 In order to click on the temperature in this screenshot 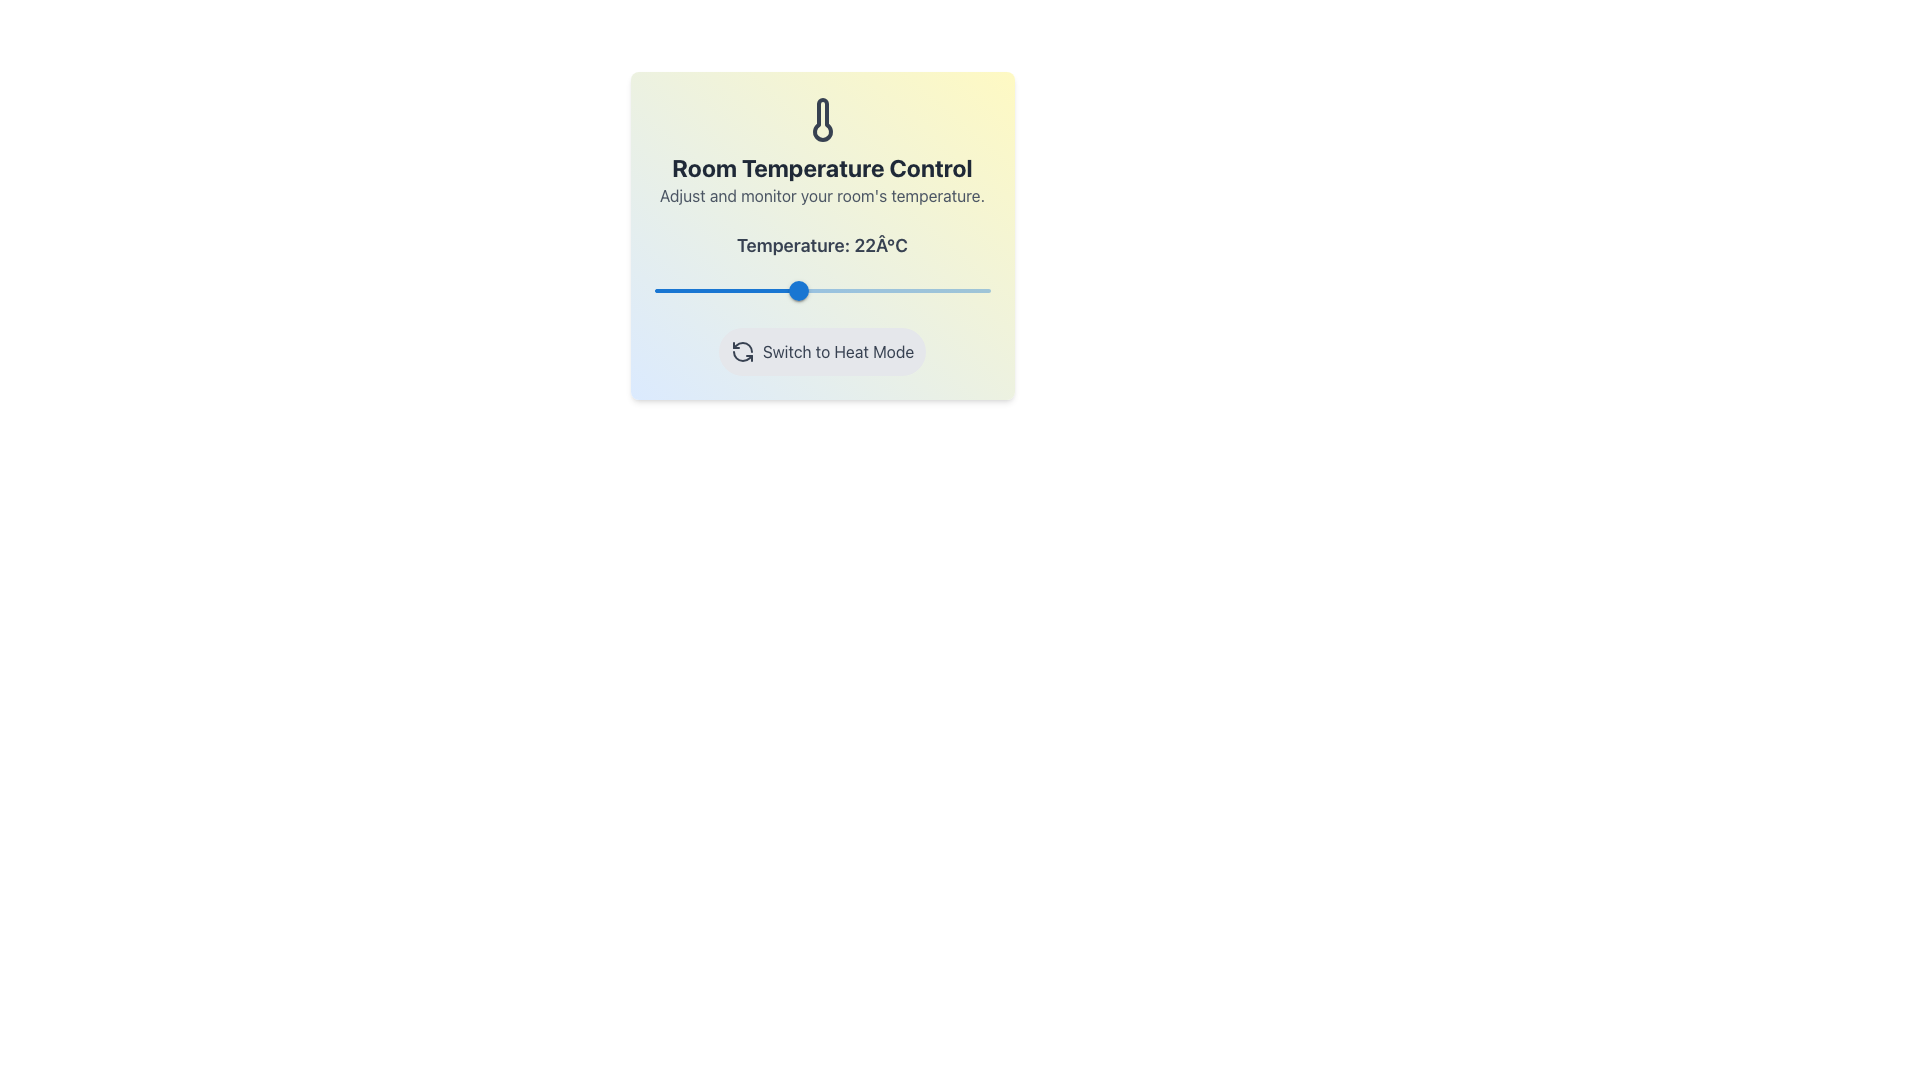, I will do `click(787, 290)`.